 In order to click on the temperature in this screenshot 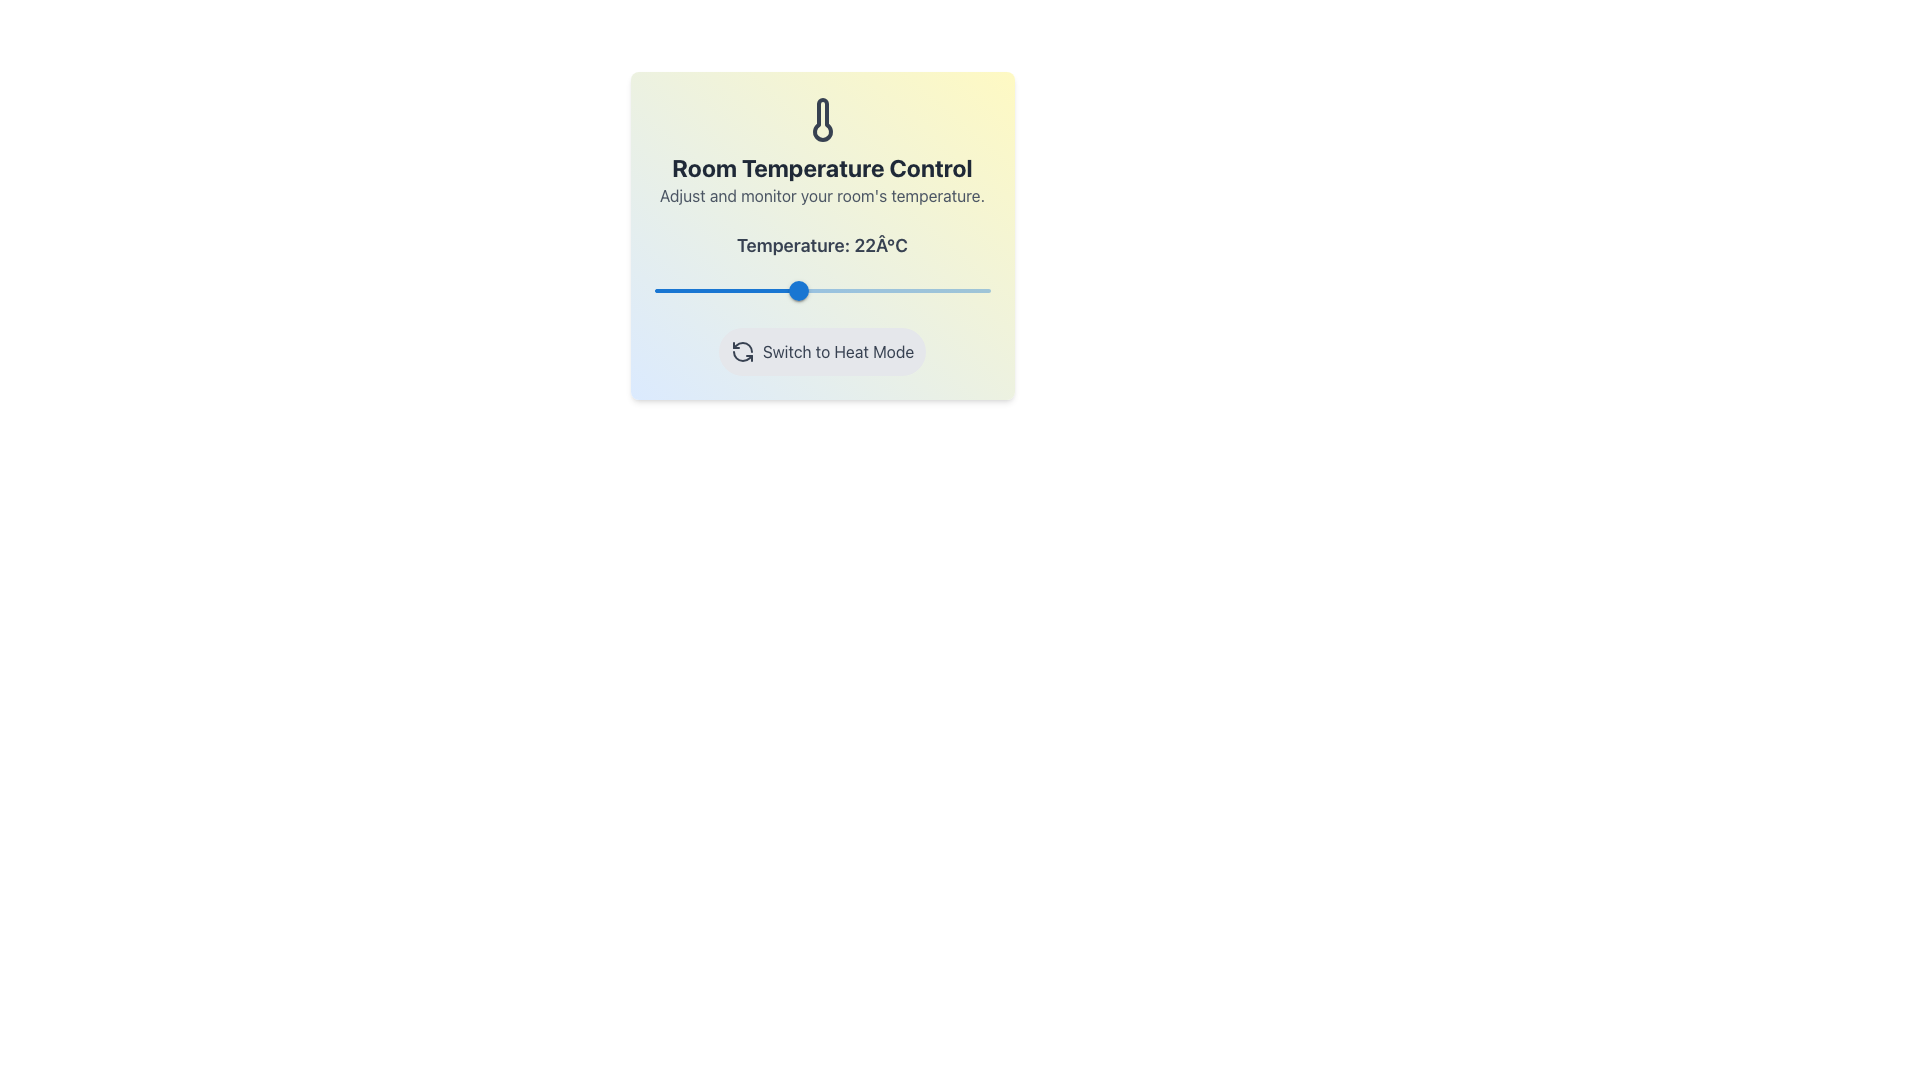, I will do `click(787, 290)`.